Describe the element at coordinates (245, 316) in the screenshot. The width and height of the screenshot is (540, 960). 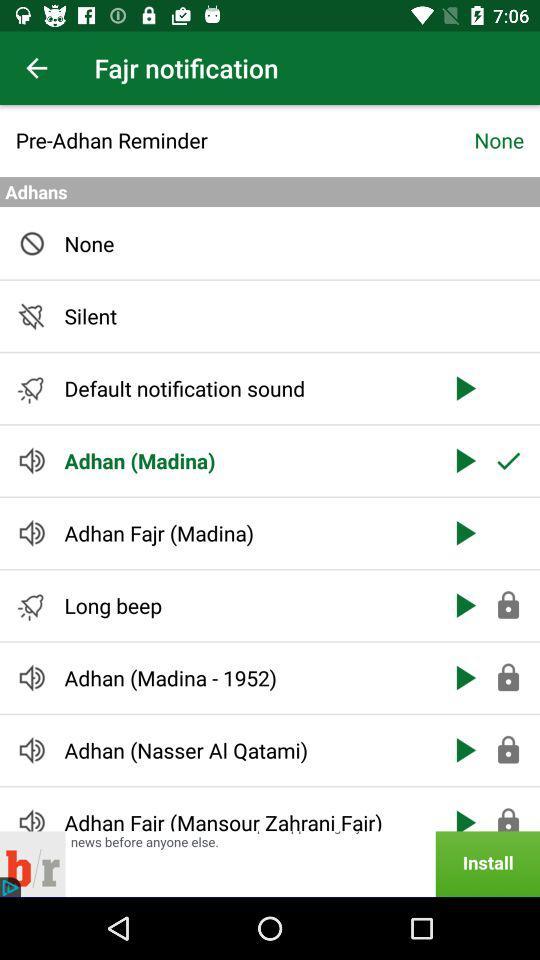
I see `the silent icon` at that location.